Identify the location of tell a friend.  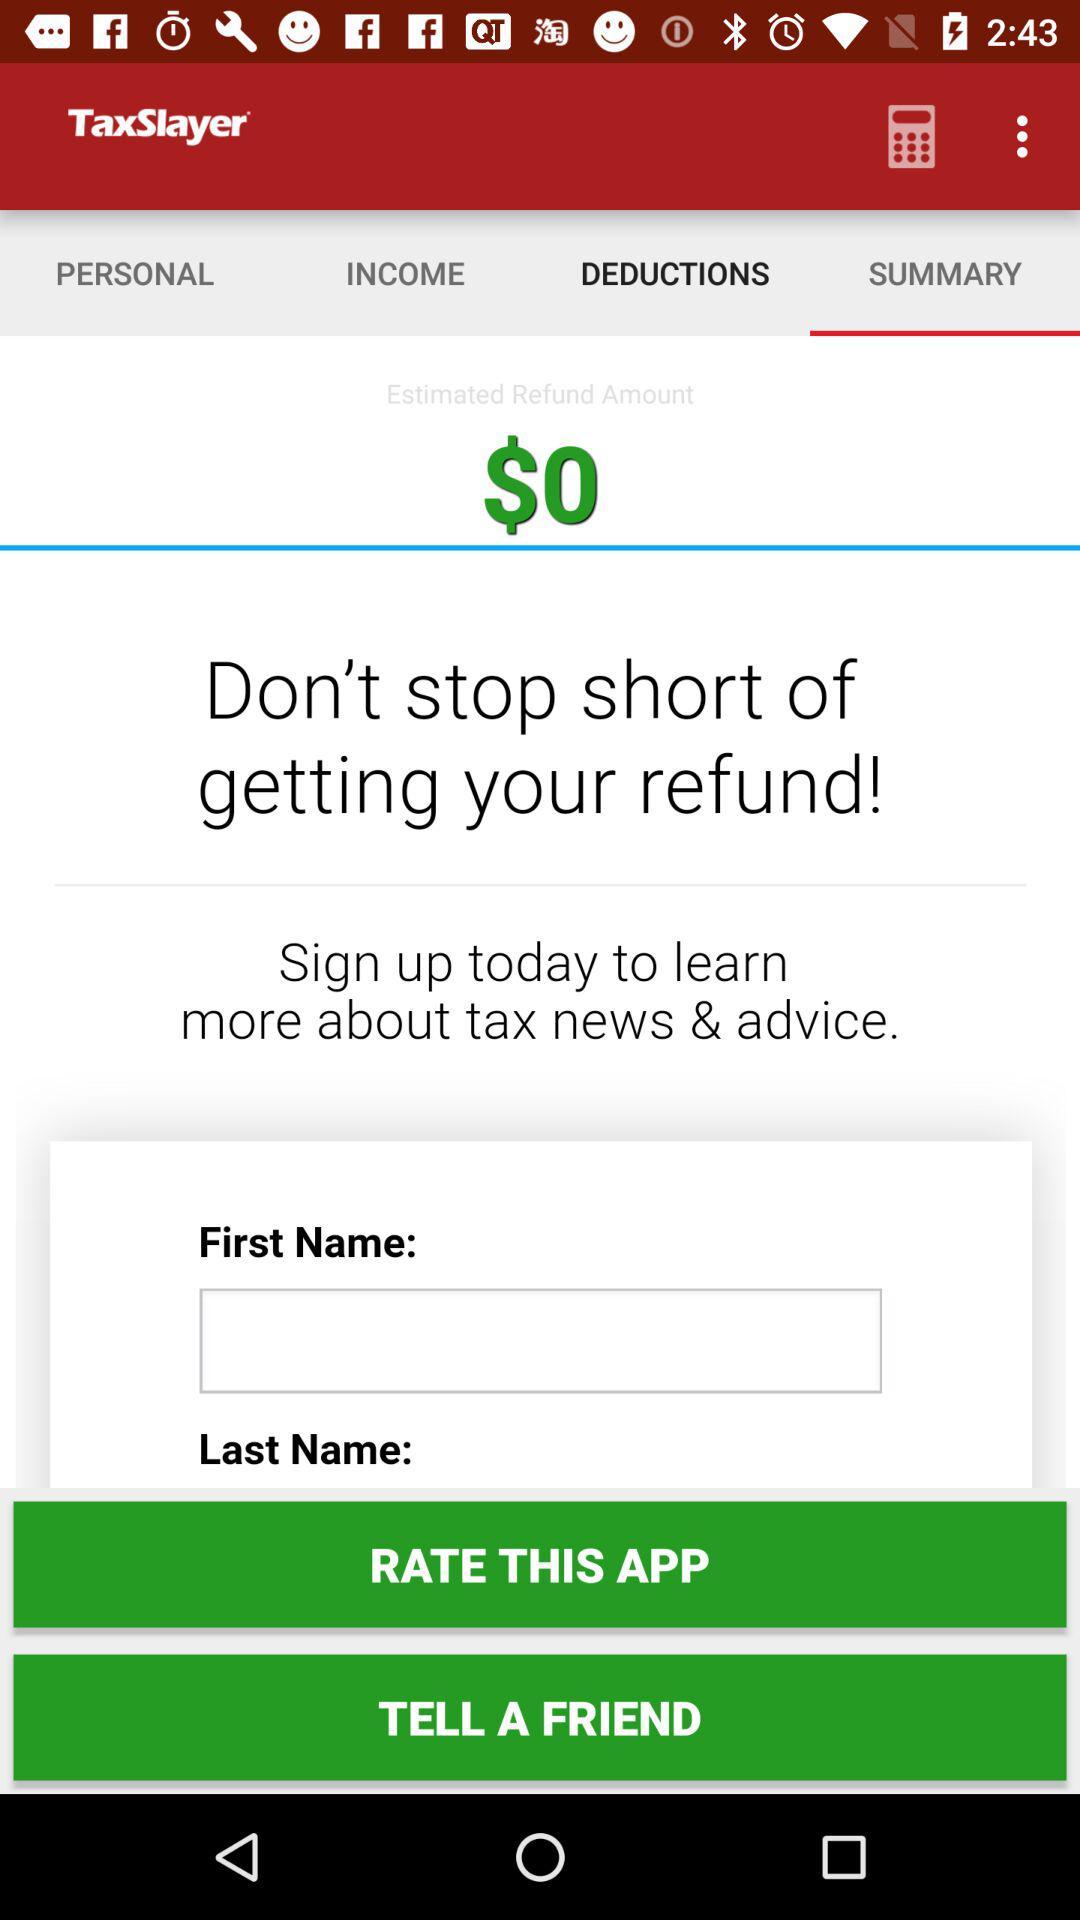
(540, 1716).